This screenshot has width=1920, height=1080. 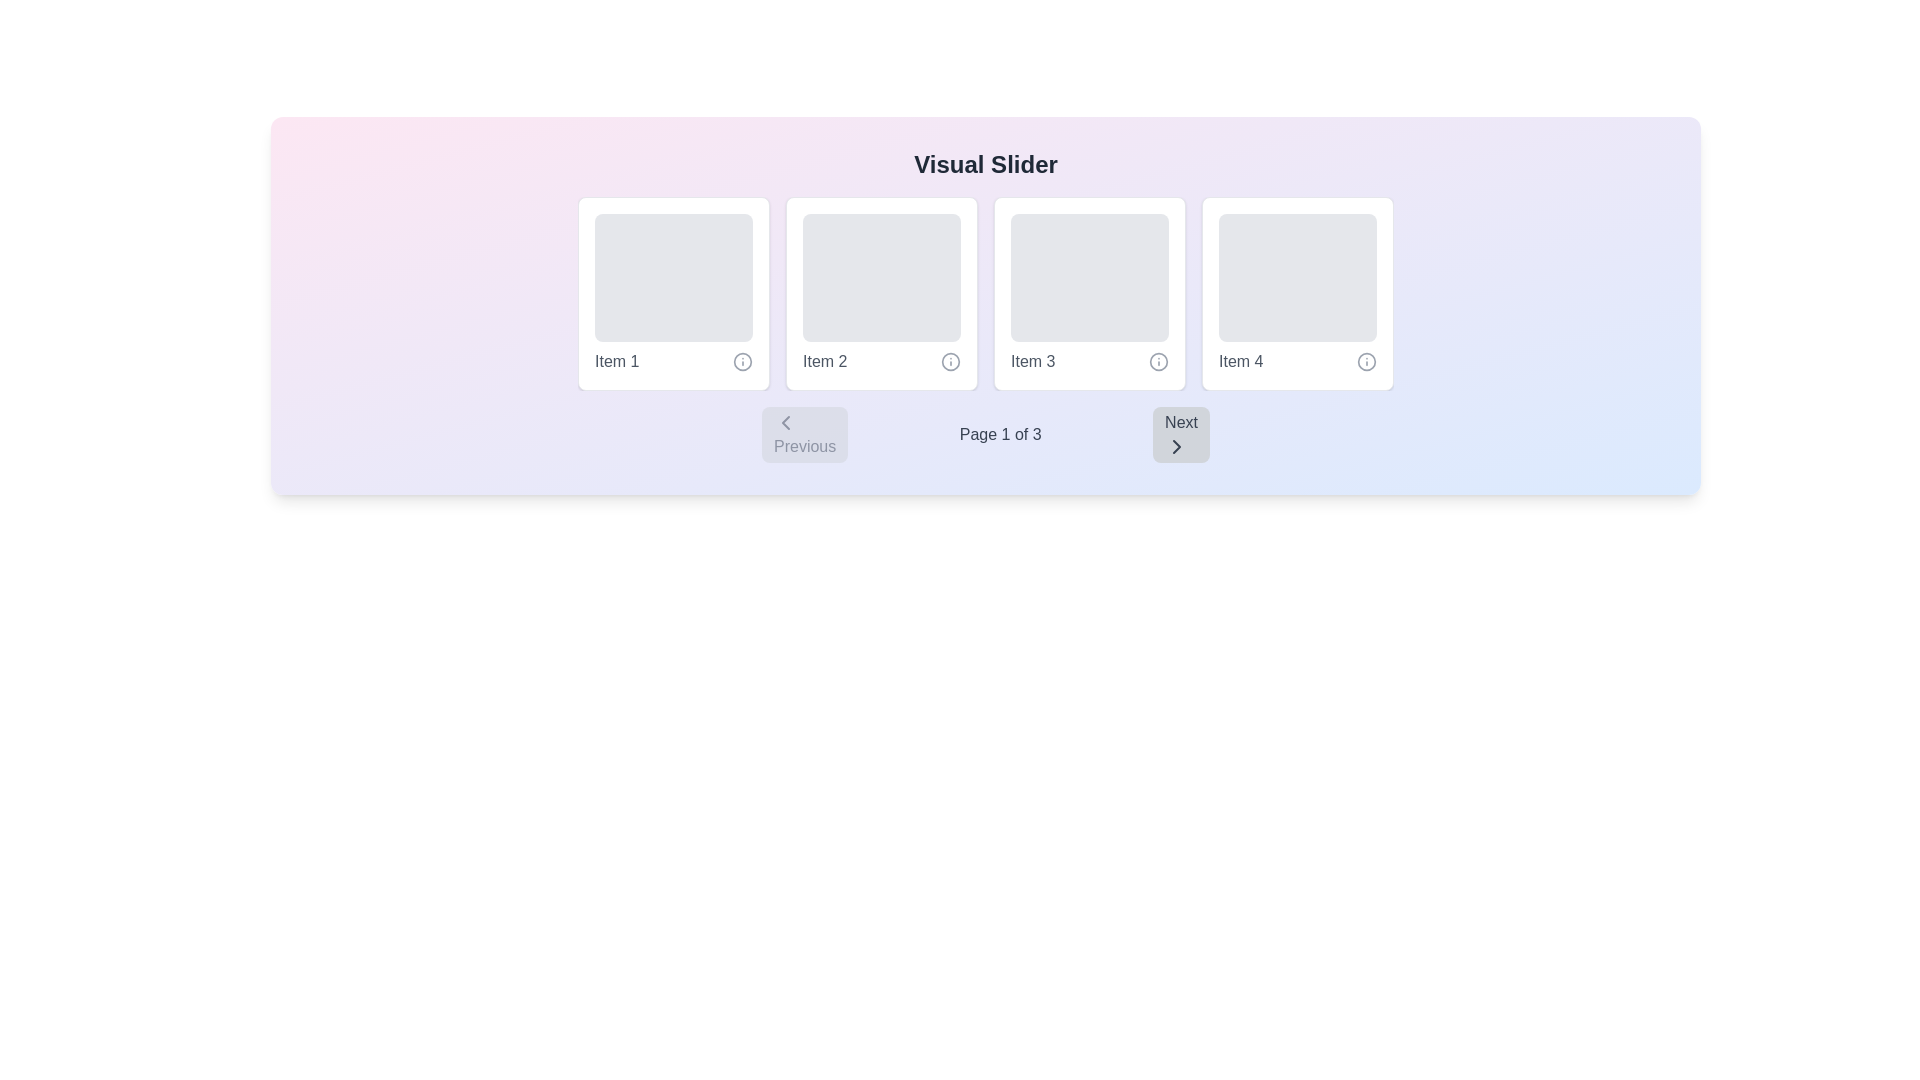 What do you see at coordinates (1366, 362) in the screenshot?
I see `the rounded icon with a circular outline and a central bullet point, styled with the 'lucide-info' class, located at the bottom-right corner of the 'Item 4' box in the four-item horizontal slider` at bounding box center [1366, 362].